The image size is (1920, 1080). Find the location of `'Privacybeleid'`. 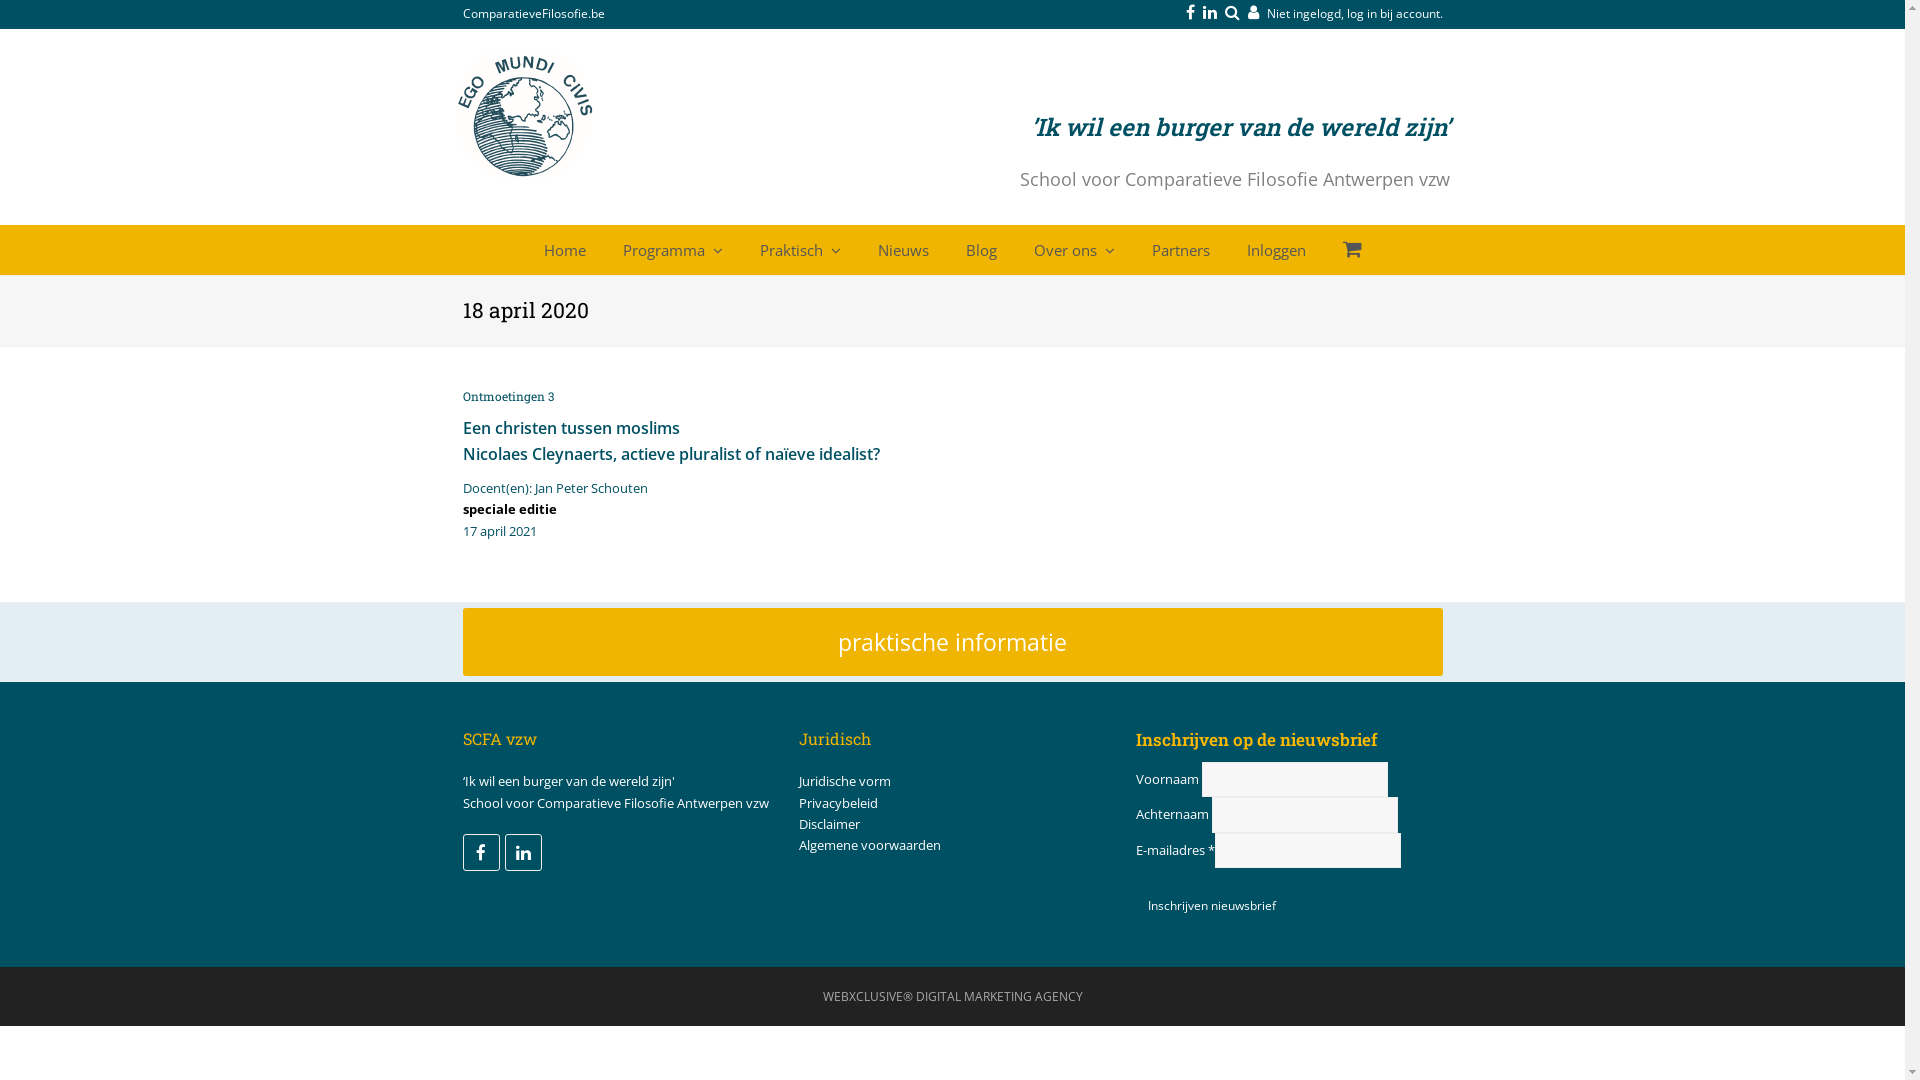

'Privacybeleid' is located at coordinates (838, 801).